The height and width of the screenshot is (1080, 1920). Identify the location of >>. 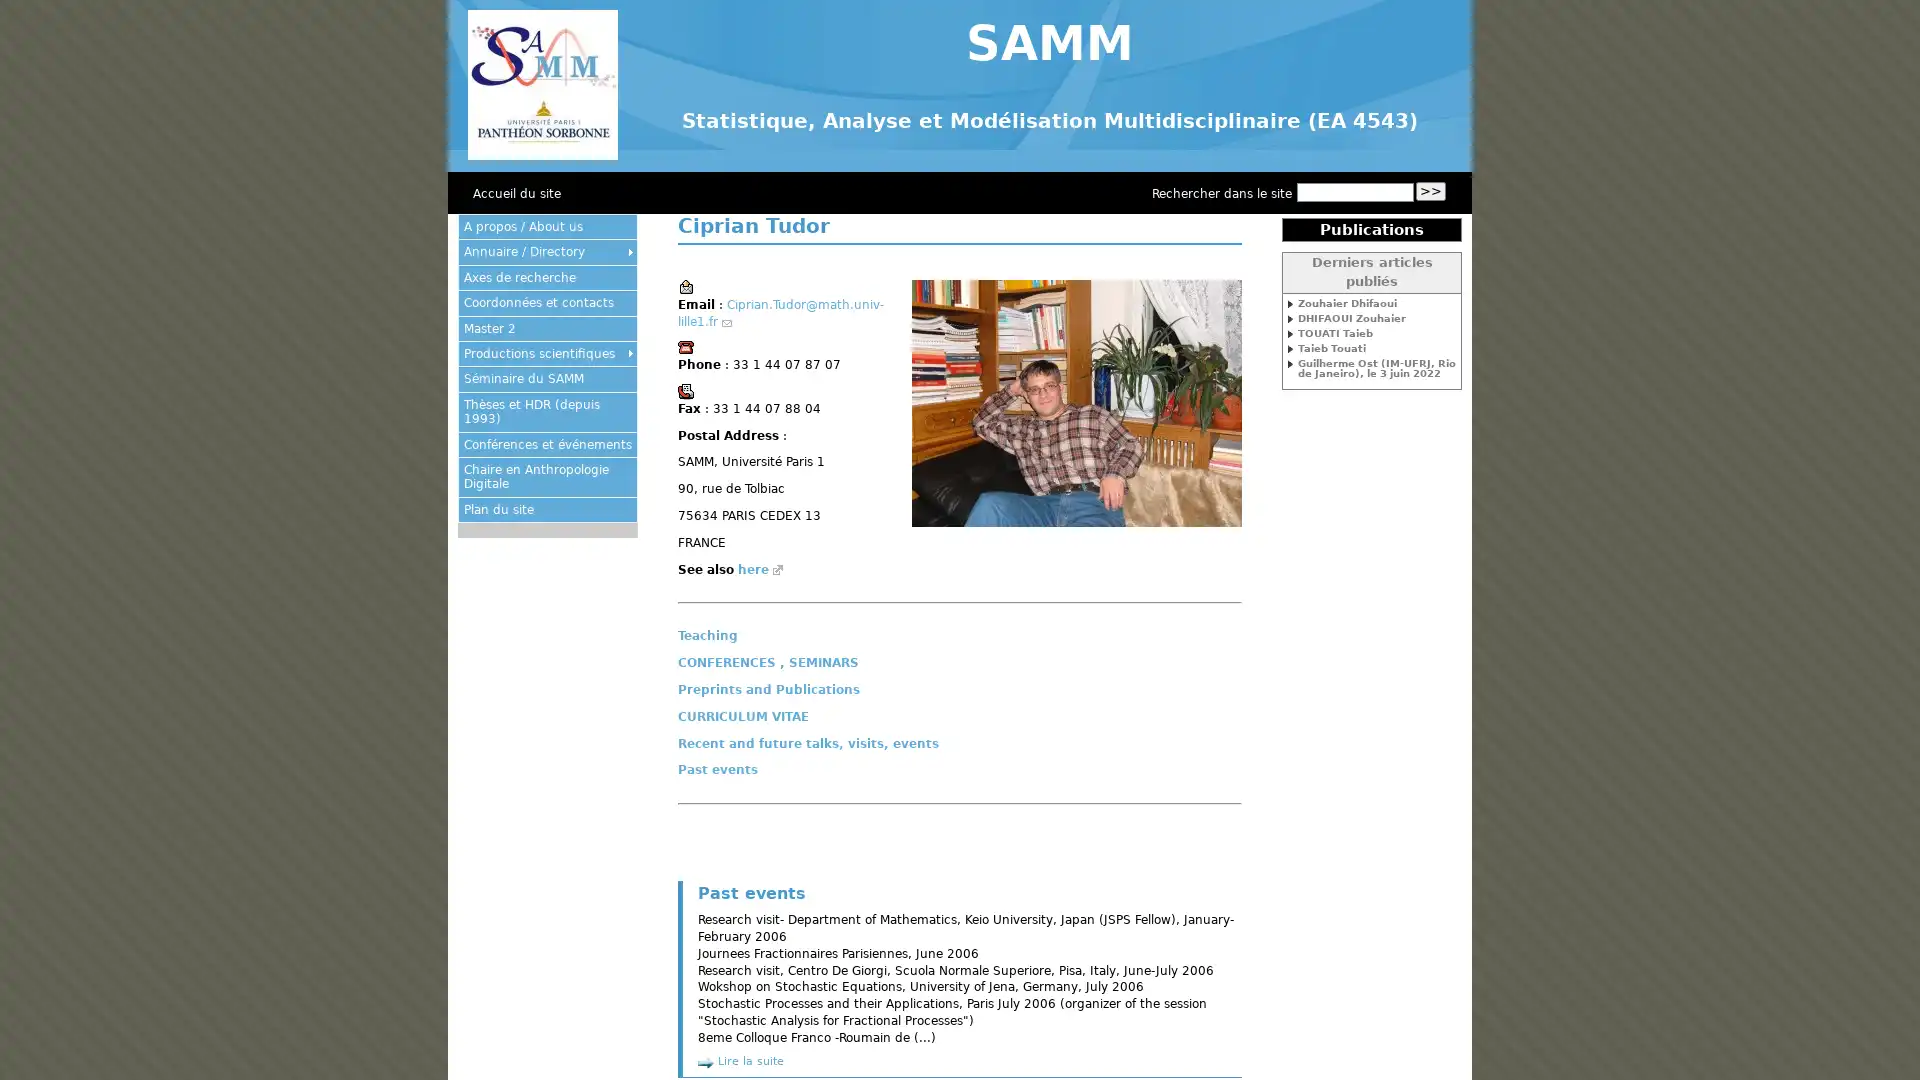
(1429, 191).